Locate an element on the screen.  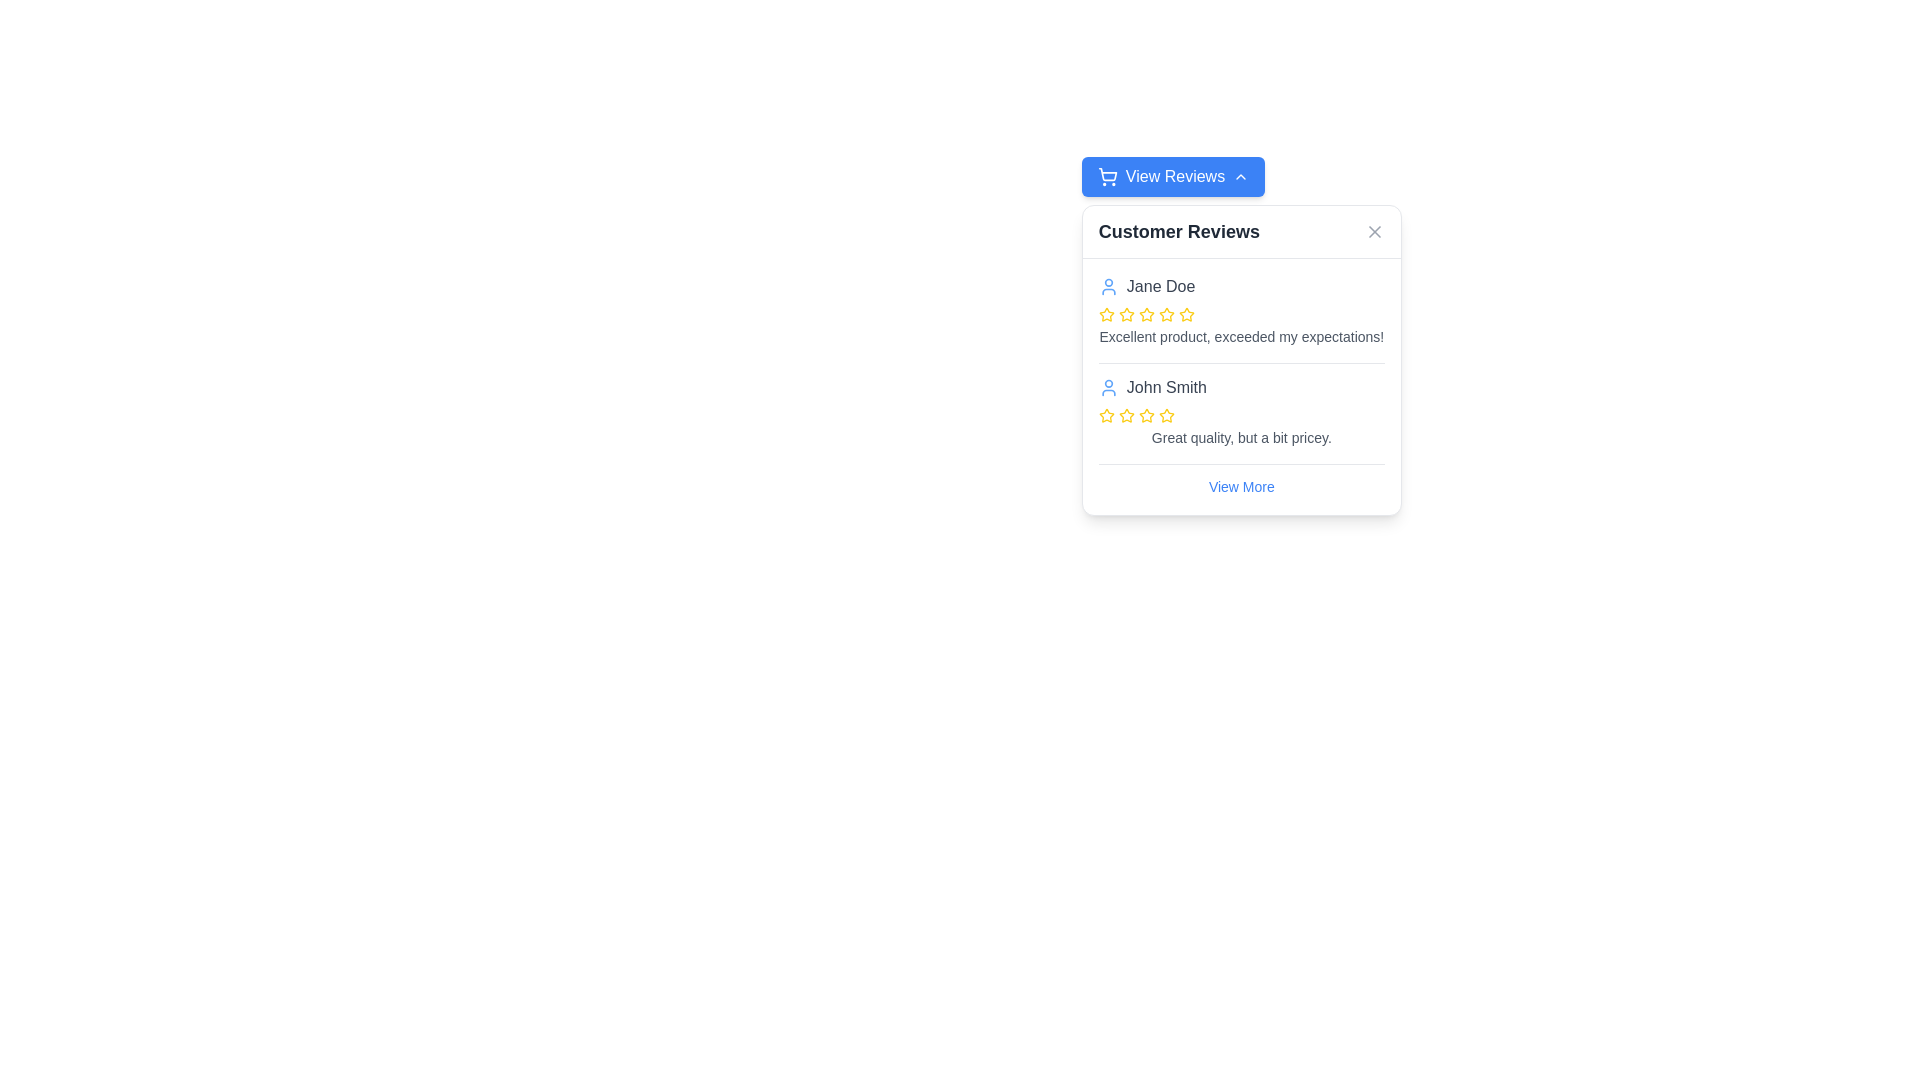
the shopping cart icon with a blue background and white outline, located within the 'View Reviews' button at the top-center of the interface is located at coordinates (1106, 176).